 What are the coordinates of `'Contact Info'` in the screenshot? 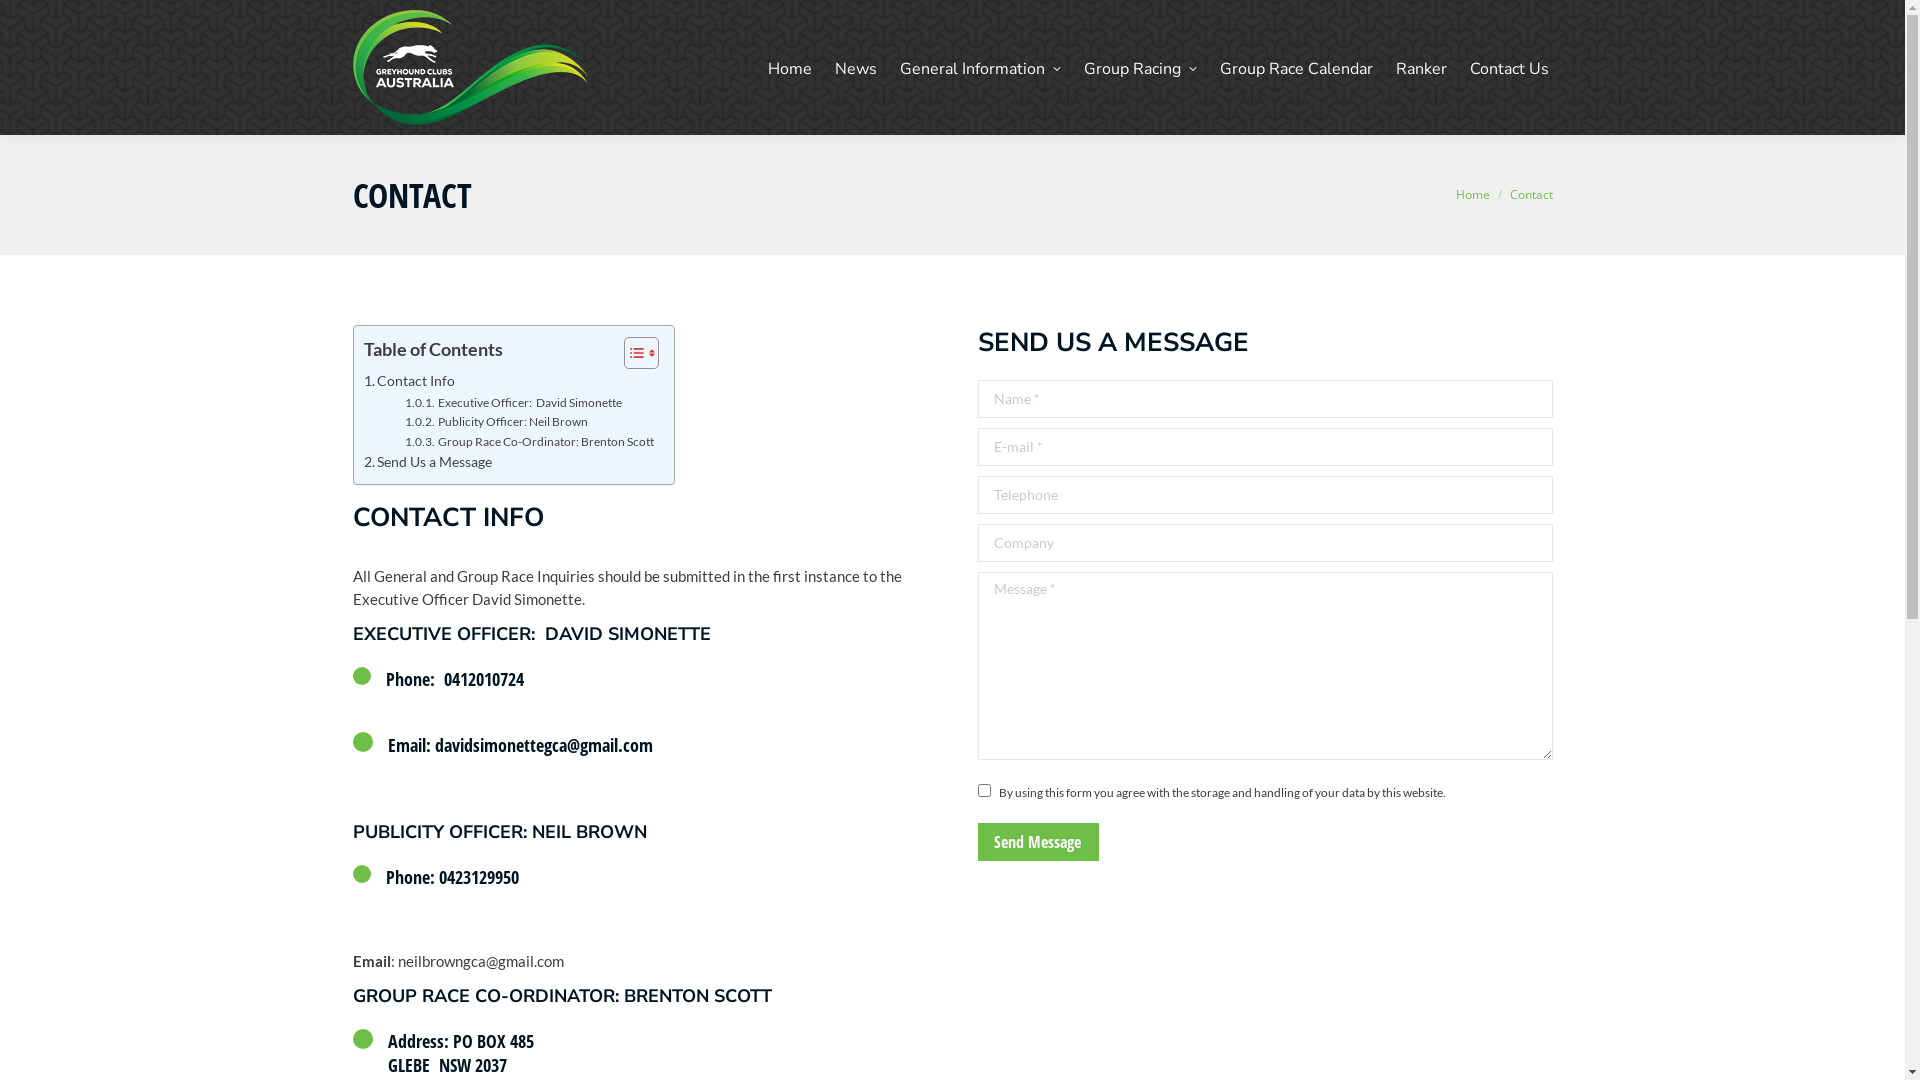 It's located at (364, 381).